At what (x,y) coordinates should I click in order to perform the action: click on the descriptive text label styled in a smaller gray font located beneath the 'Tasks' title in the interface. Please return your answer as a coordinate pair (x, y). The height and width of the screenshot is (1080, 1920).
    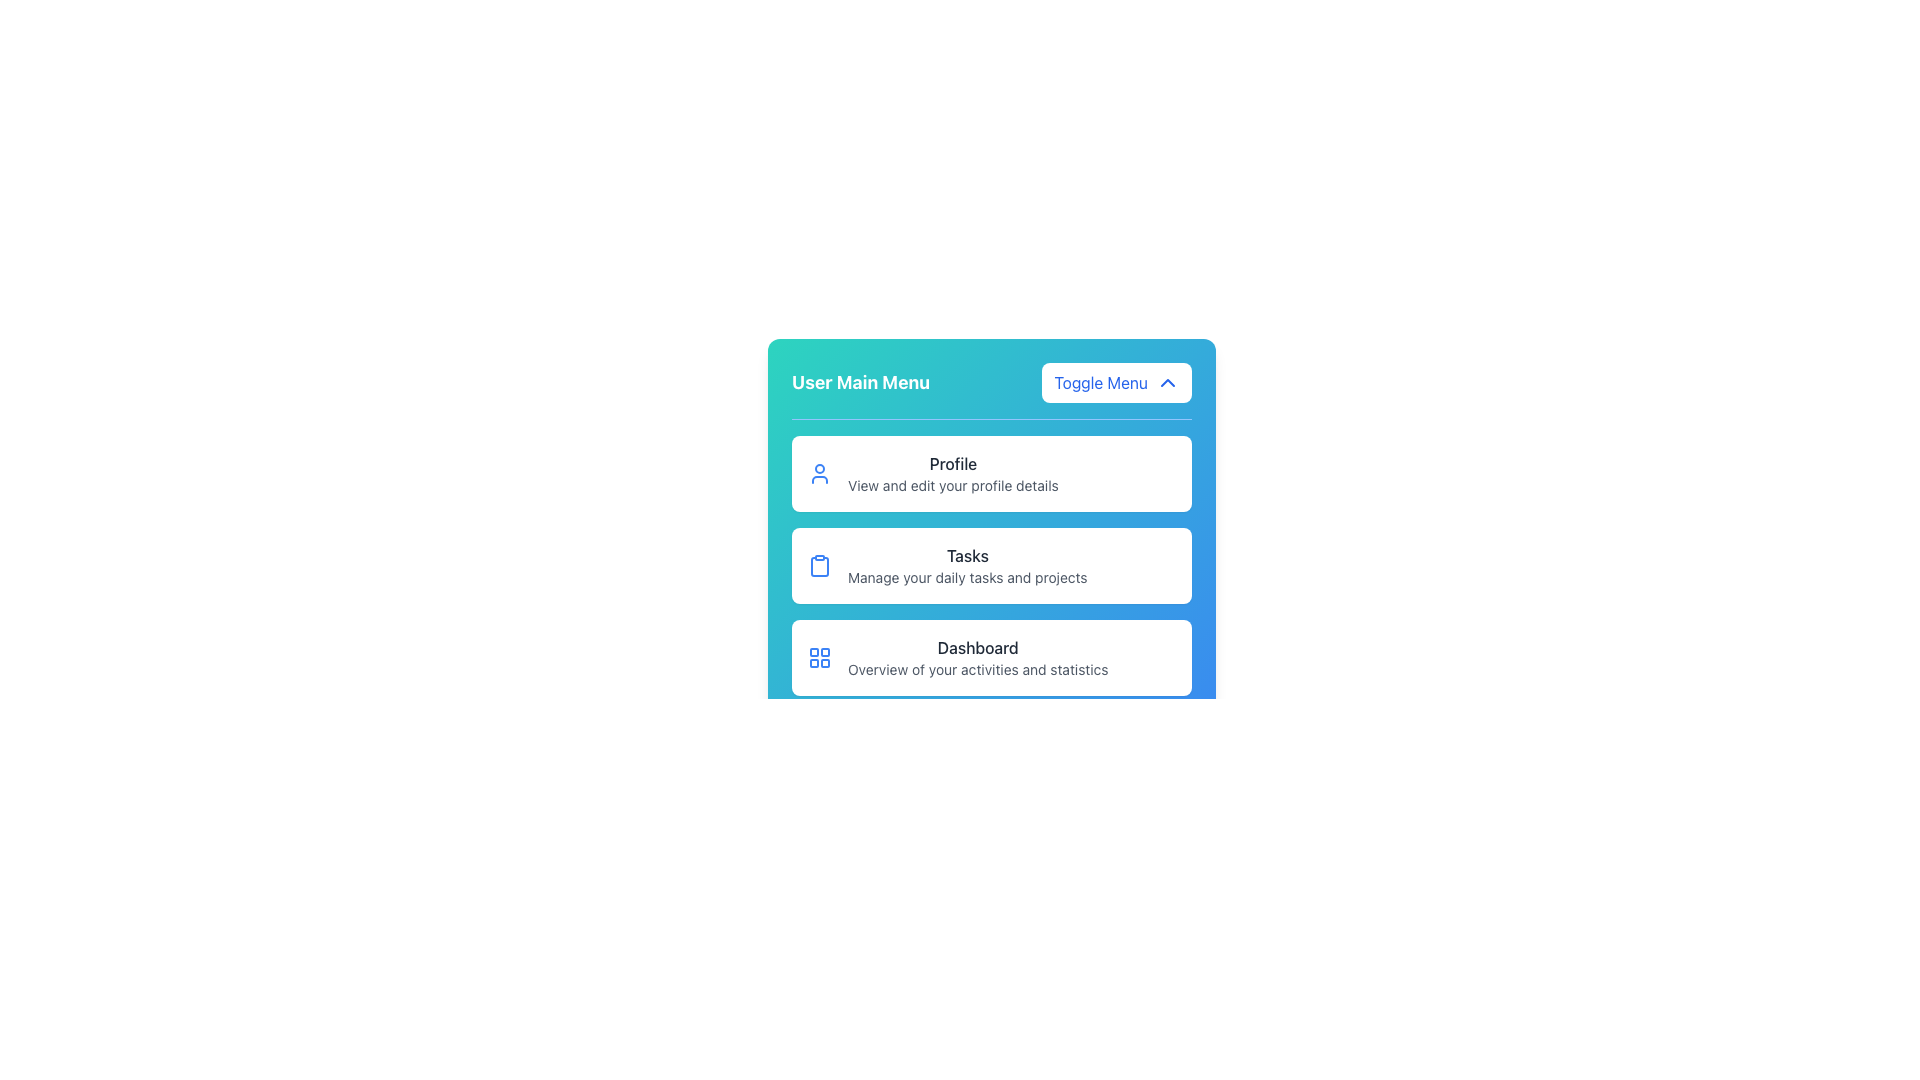
    Looking at the image, I should click on (967, 578).